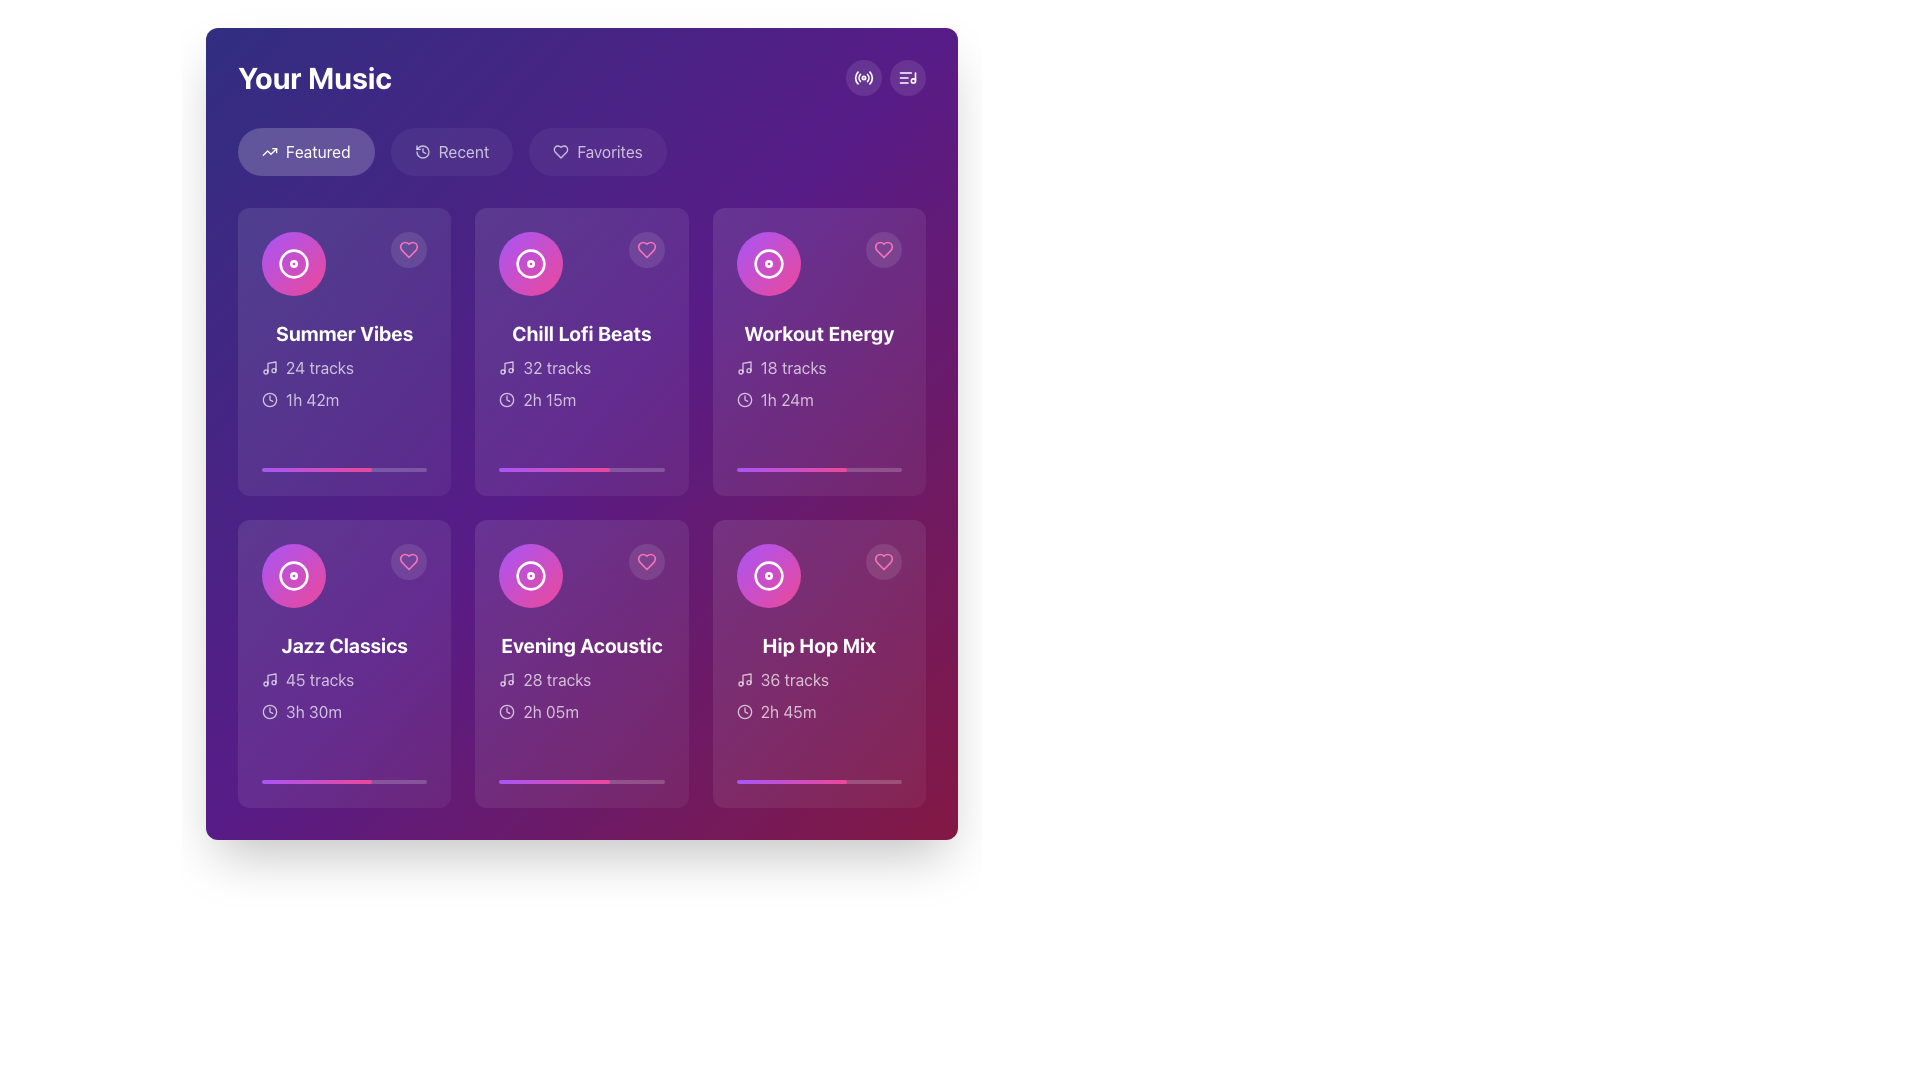 Image resolution: width=1920 pixels, height=1080 pixels. What do you see at coordinates (767, 262) in the screenshot?
I see `the circular gradient icon in the top-right section of the 'Workout Energy' card to interact with the audio or disc-related function` at bounding box center [767, 262].